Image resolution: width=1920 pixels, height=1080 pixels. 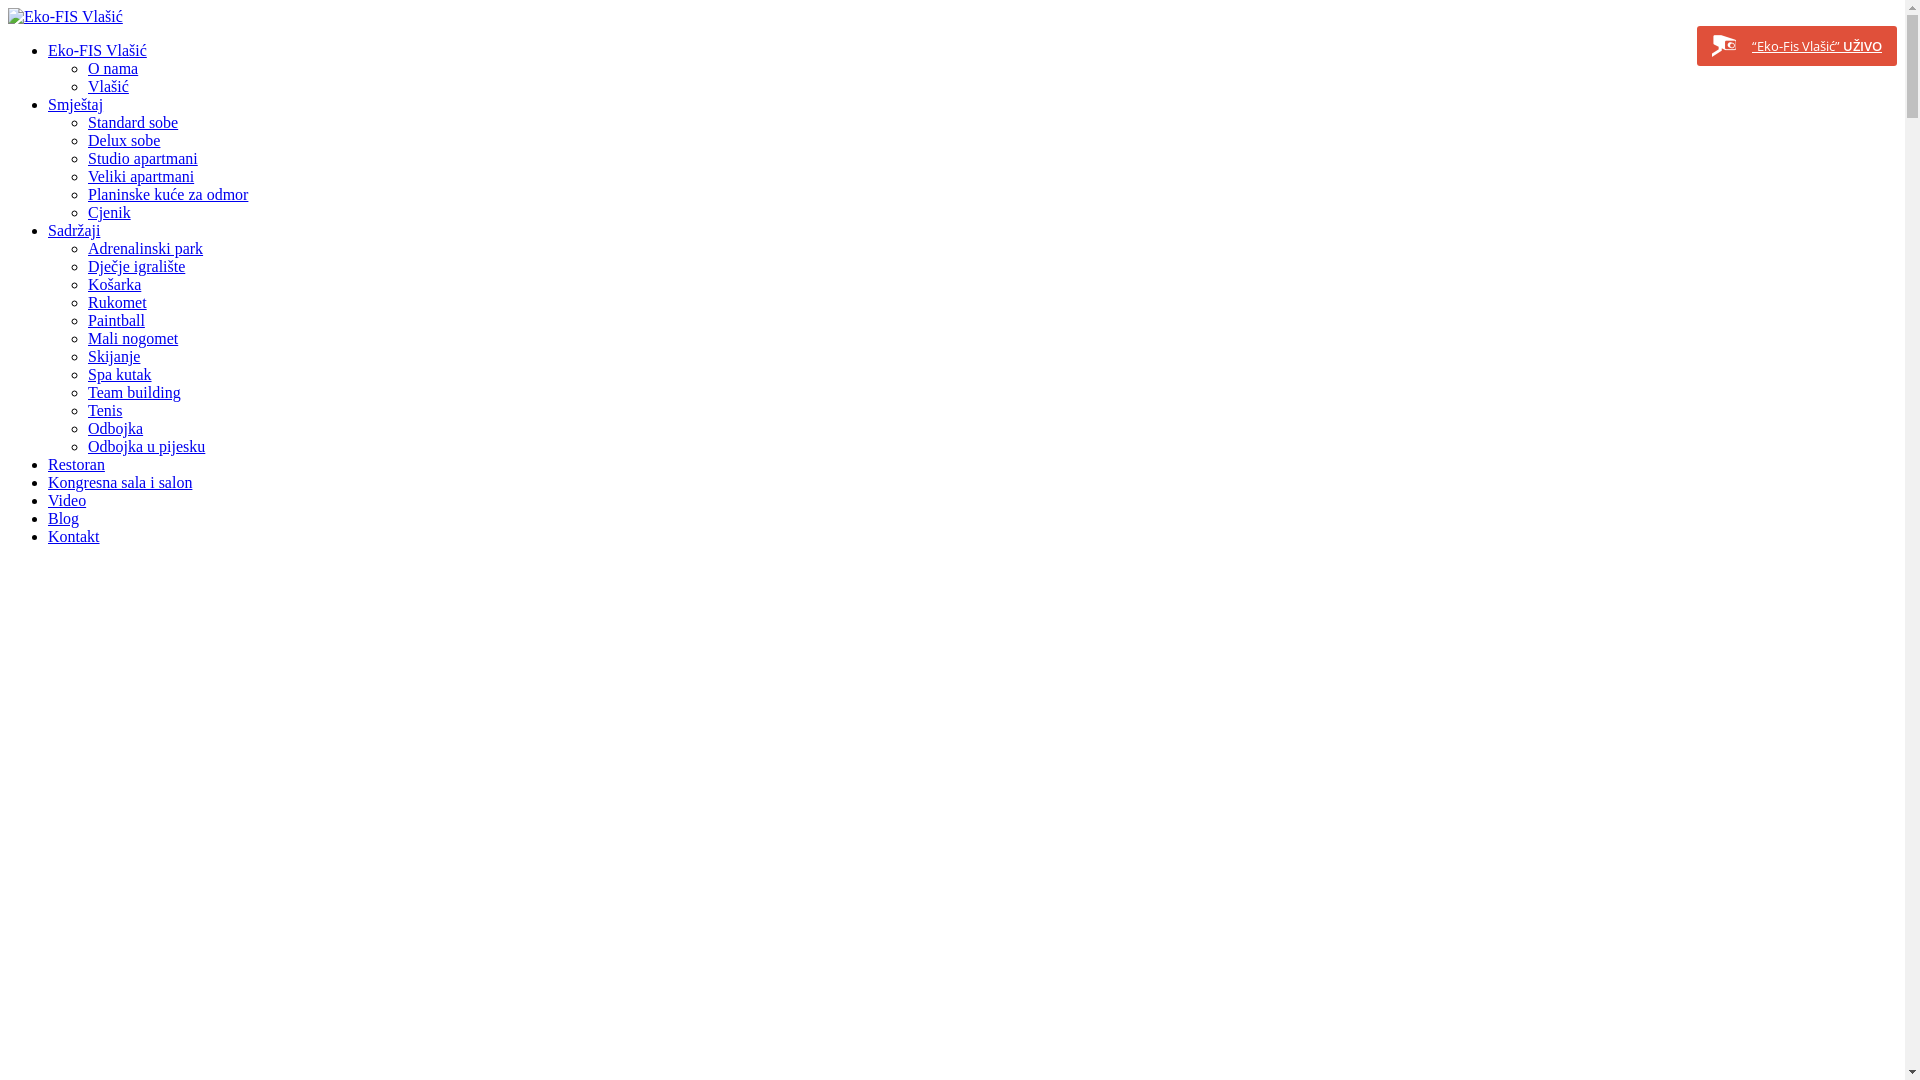 I want to click on 'Adrenalinski park', so click(x=144, y=247).